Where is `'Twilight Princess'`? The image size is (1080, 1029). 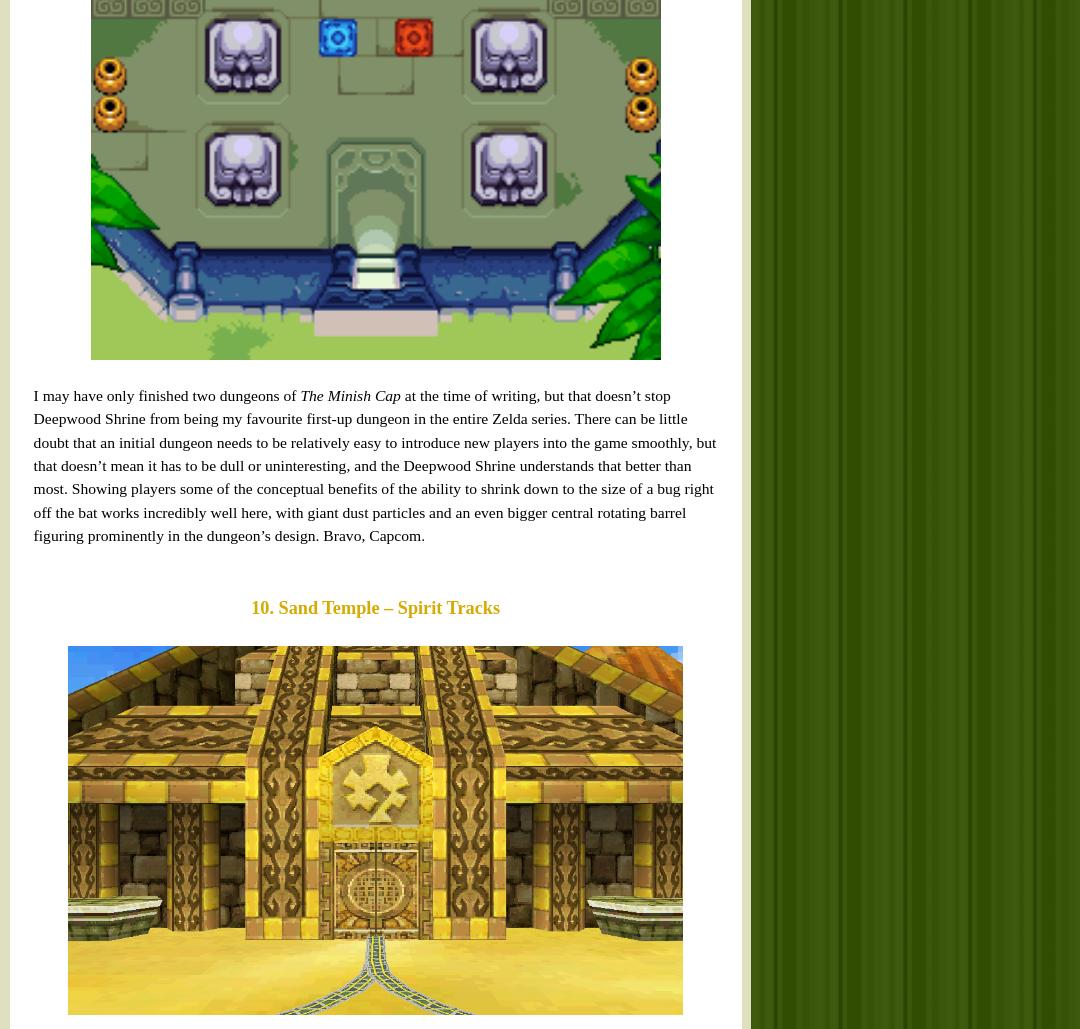 'Twilight Princess' is located at coordinates (249, 226).